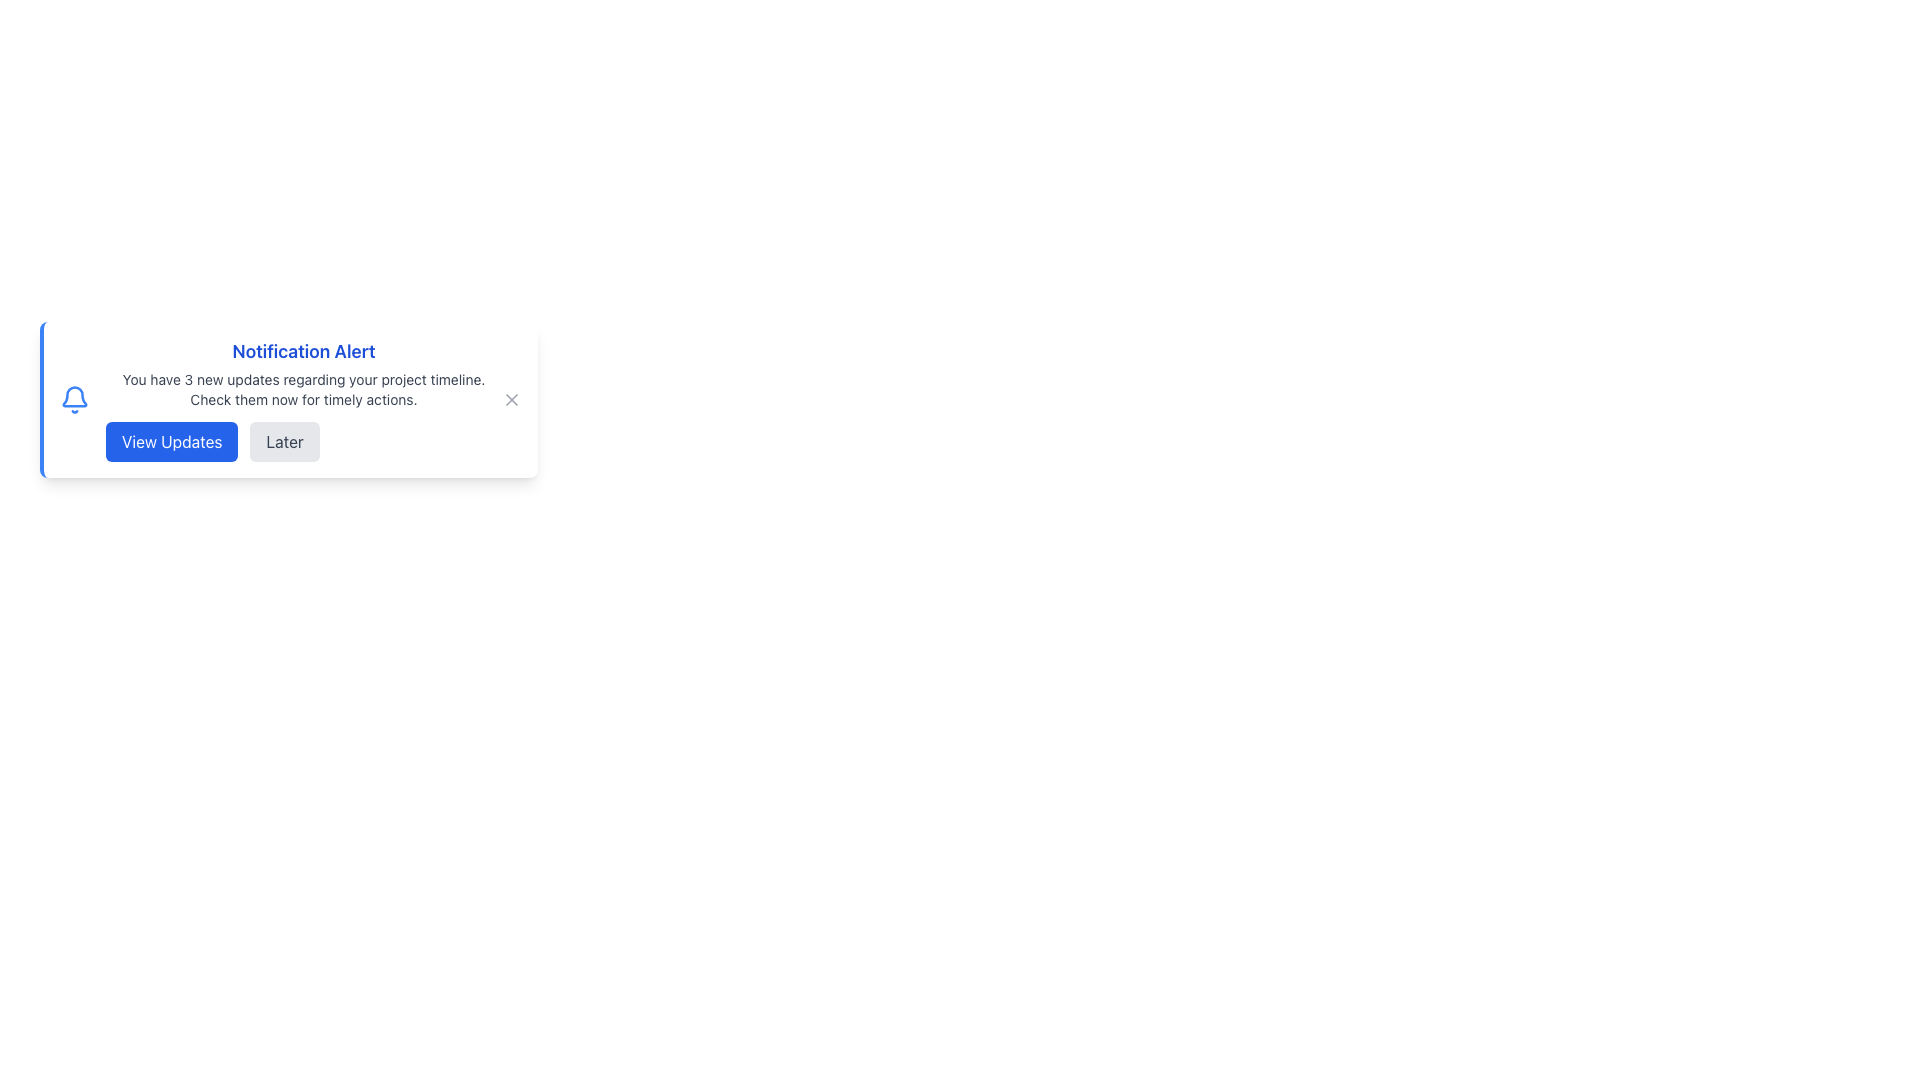  Describe the element at coordinates (284, 441) in the screenshot. I see `the second button in the horizontal button group to the right of the 'View Updates' button to defer the action` at that location.